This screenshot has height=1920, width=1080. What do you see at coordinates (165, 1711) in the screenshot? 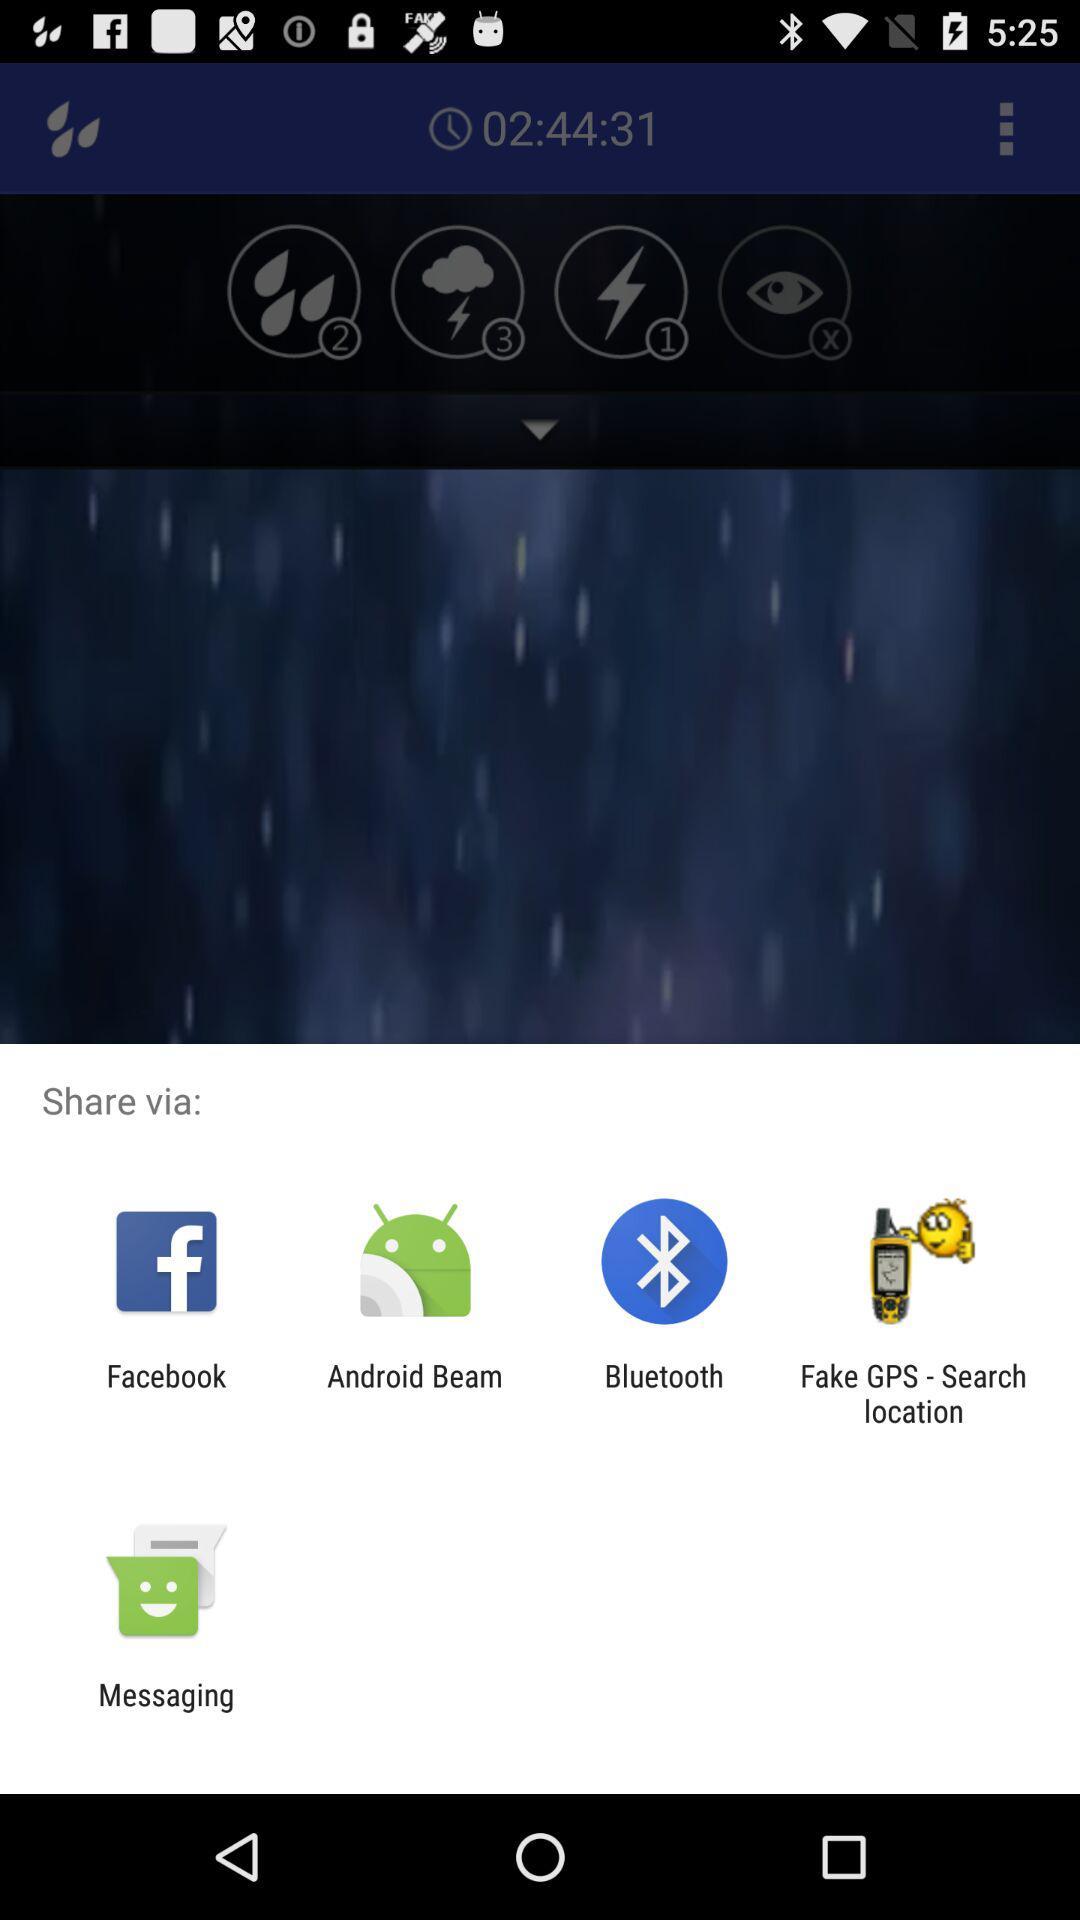
I see `the messaging app` at bounding box center [165, 1711].